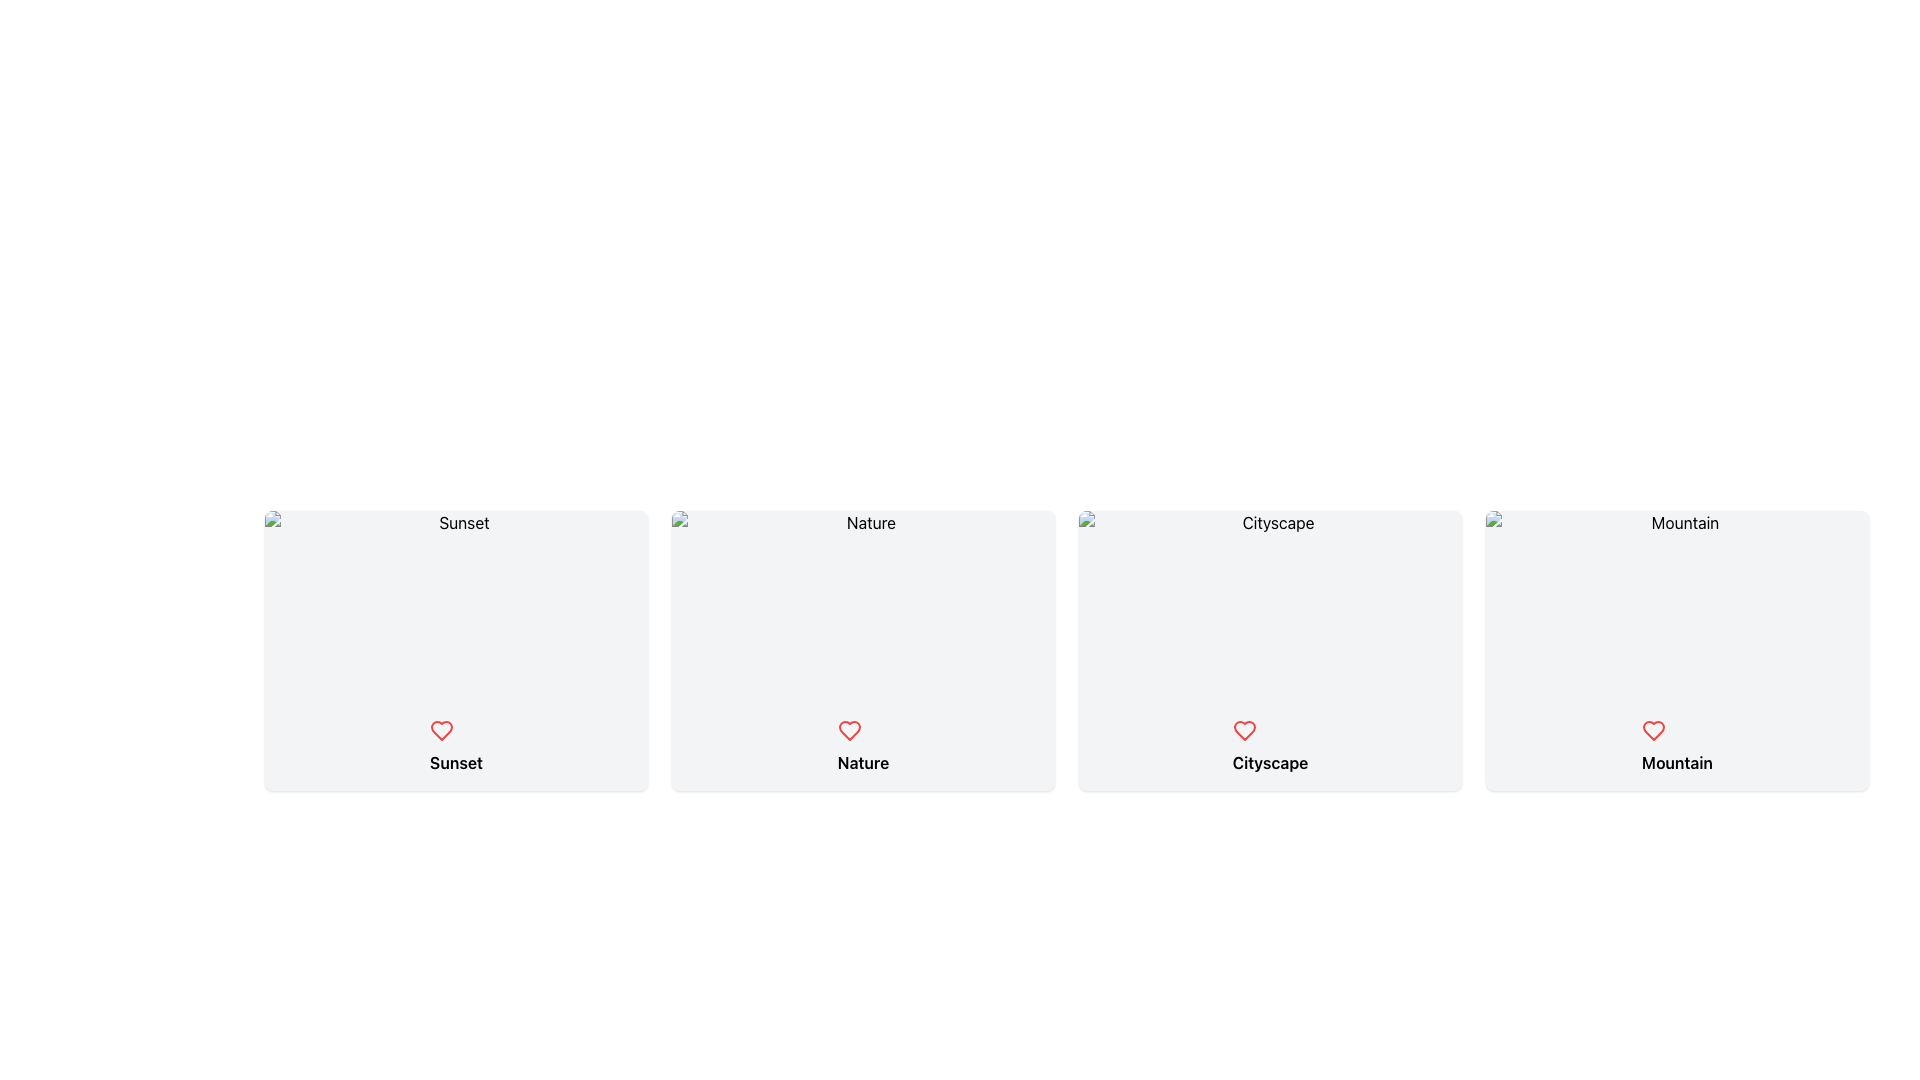 Image resolution: width=1920 pixels, height=1080 pixels. I want to click on the image displaying the 'Mountain' card, which is positioned at the top of the fourth card in a horizontal list, so click(1677, 605).